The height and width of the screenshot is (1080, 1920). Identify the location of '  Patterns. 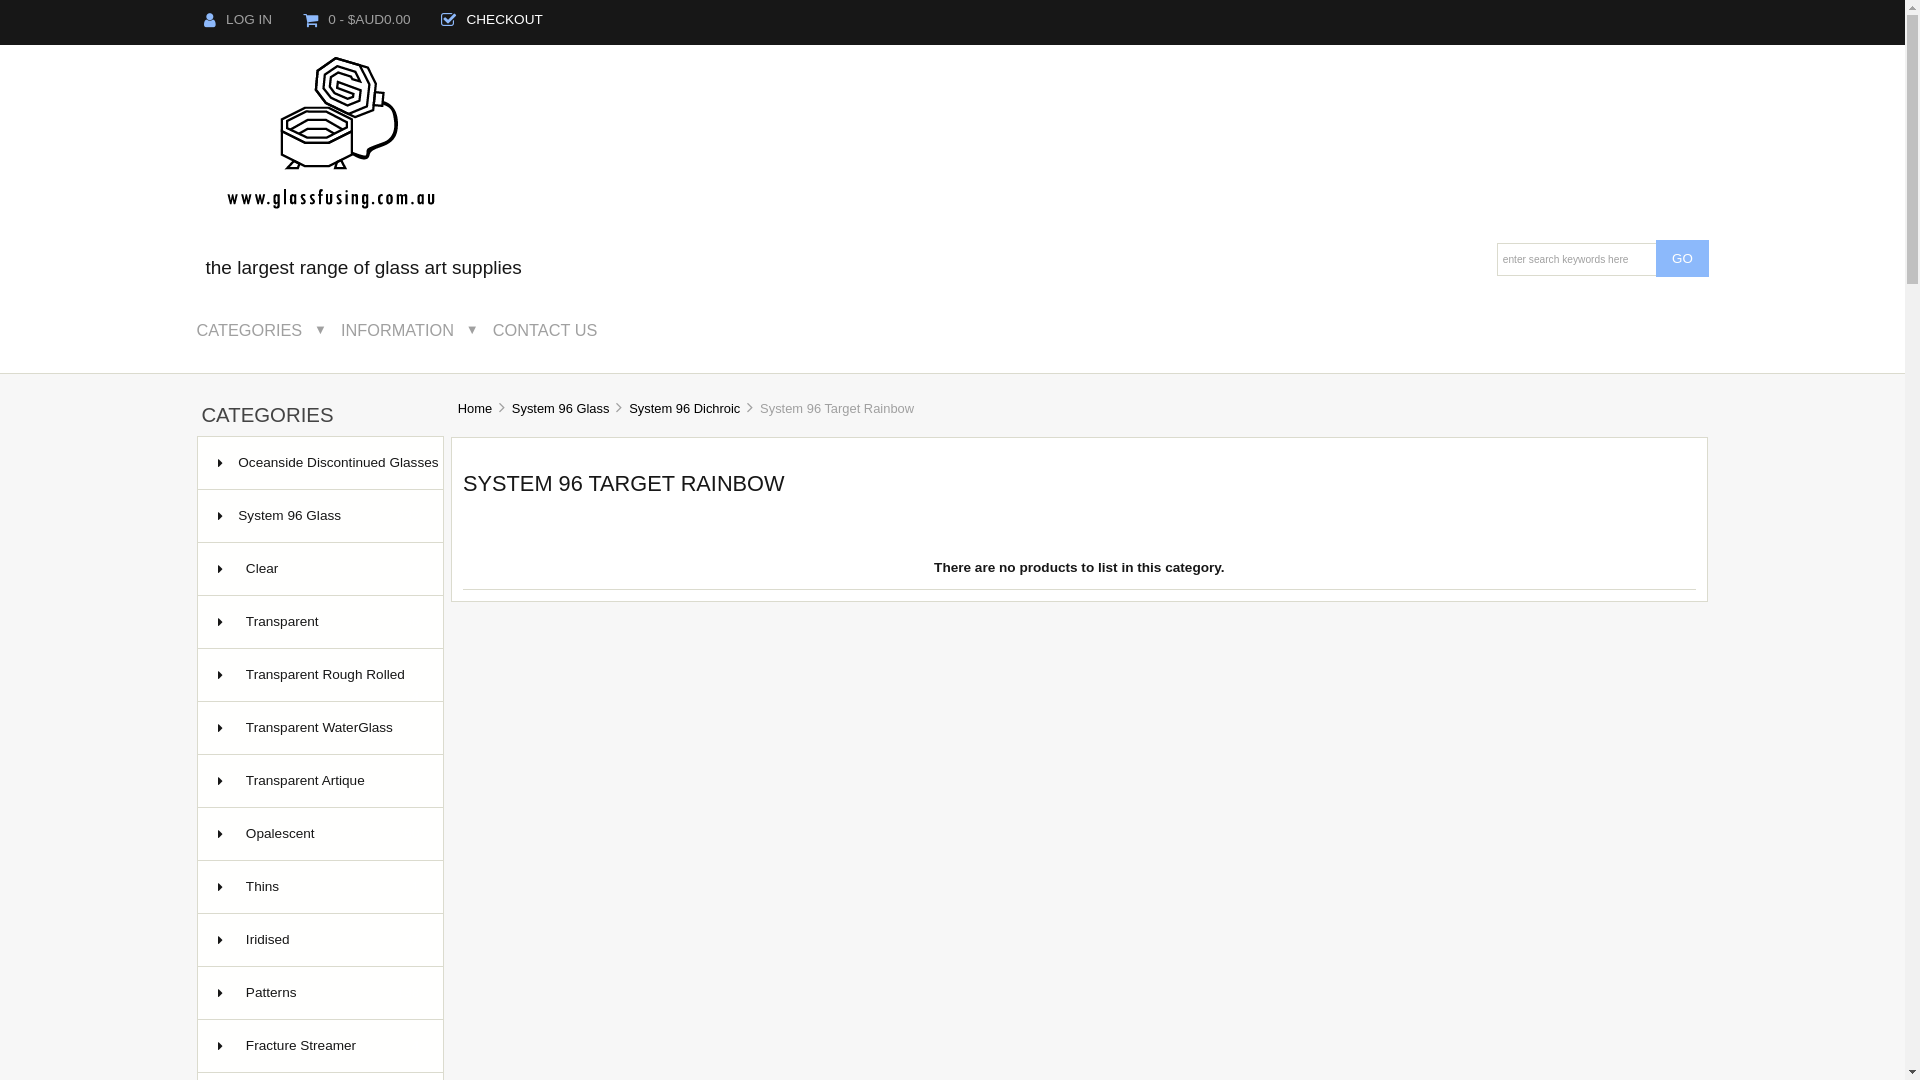
(320, 993).